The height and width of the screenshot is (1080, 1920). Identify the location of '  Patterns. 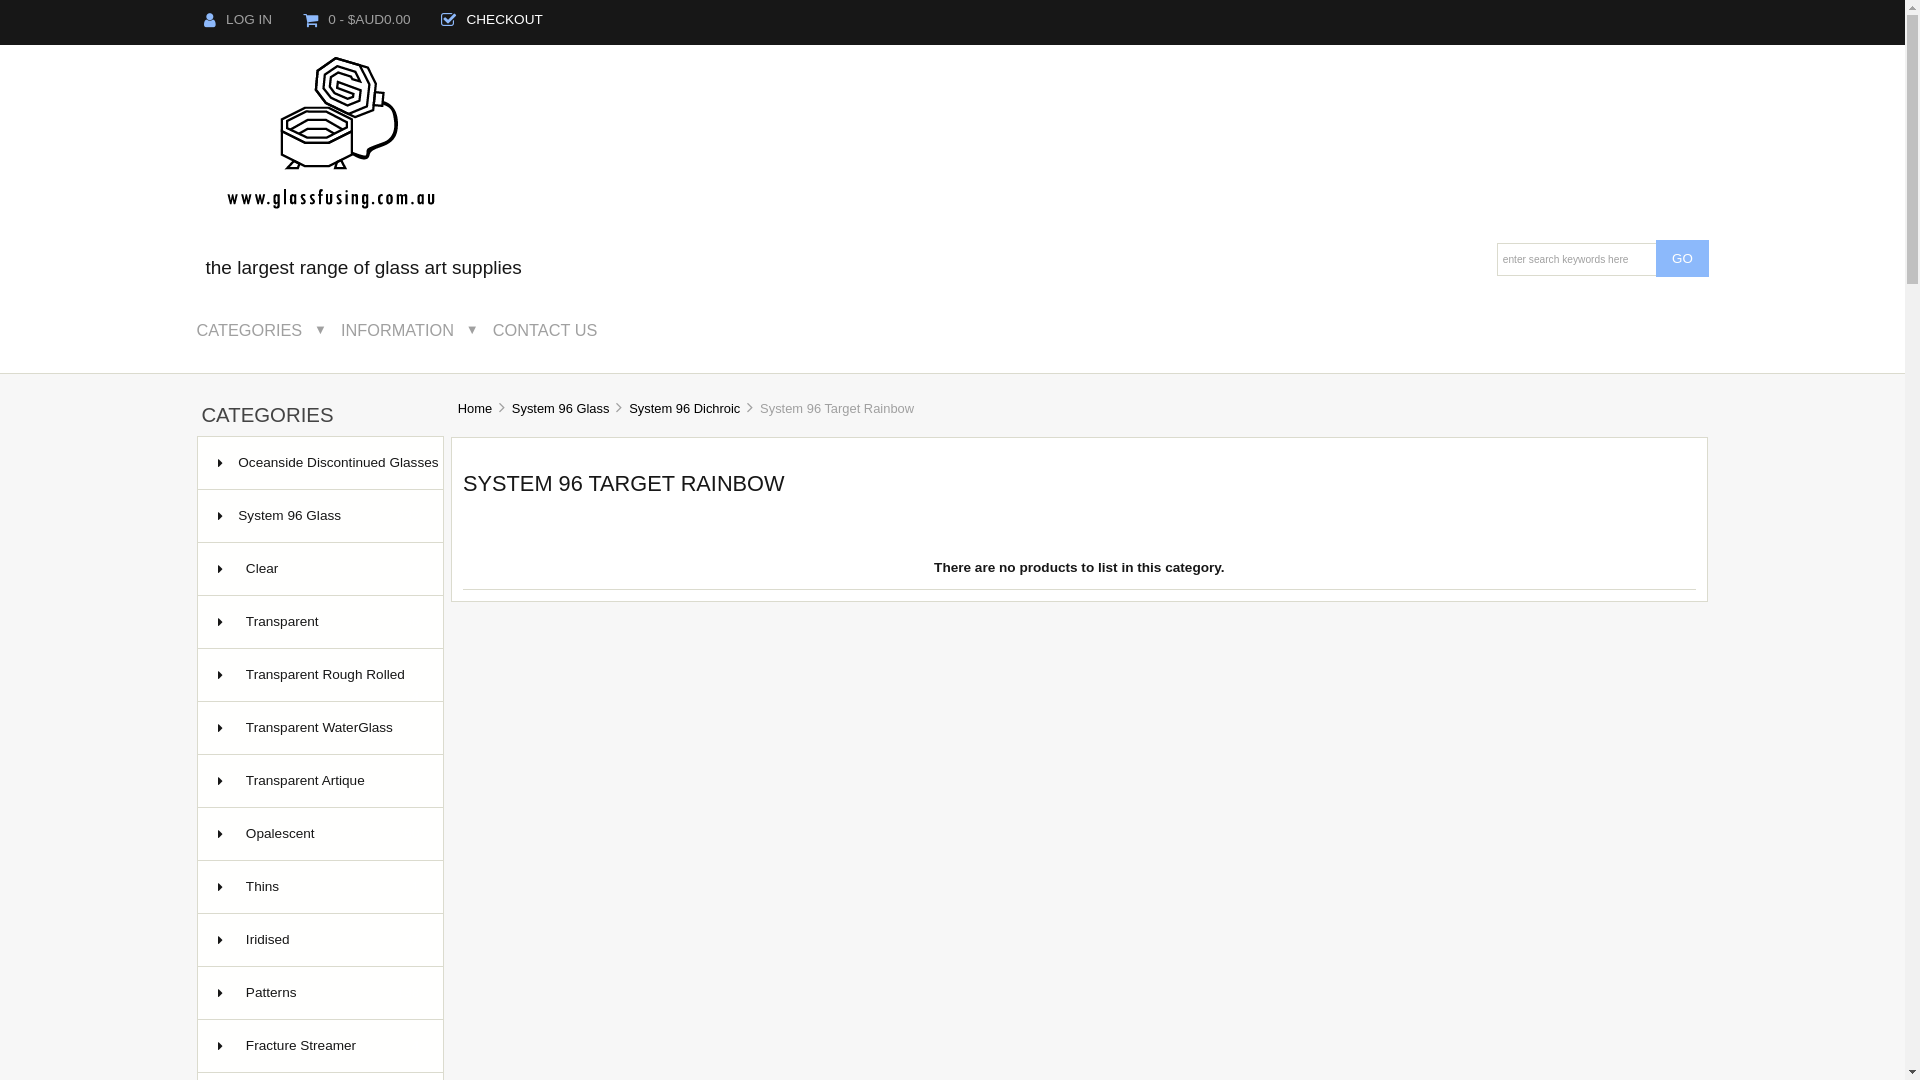
(320, 993).